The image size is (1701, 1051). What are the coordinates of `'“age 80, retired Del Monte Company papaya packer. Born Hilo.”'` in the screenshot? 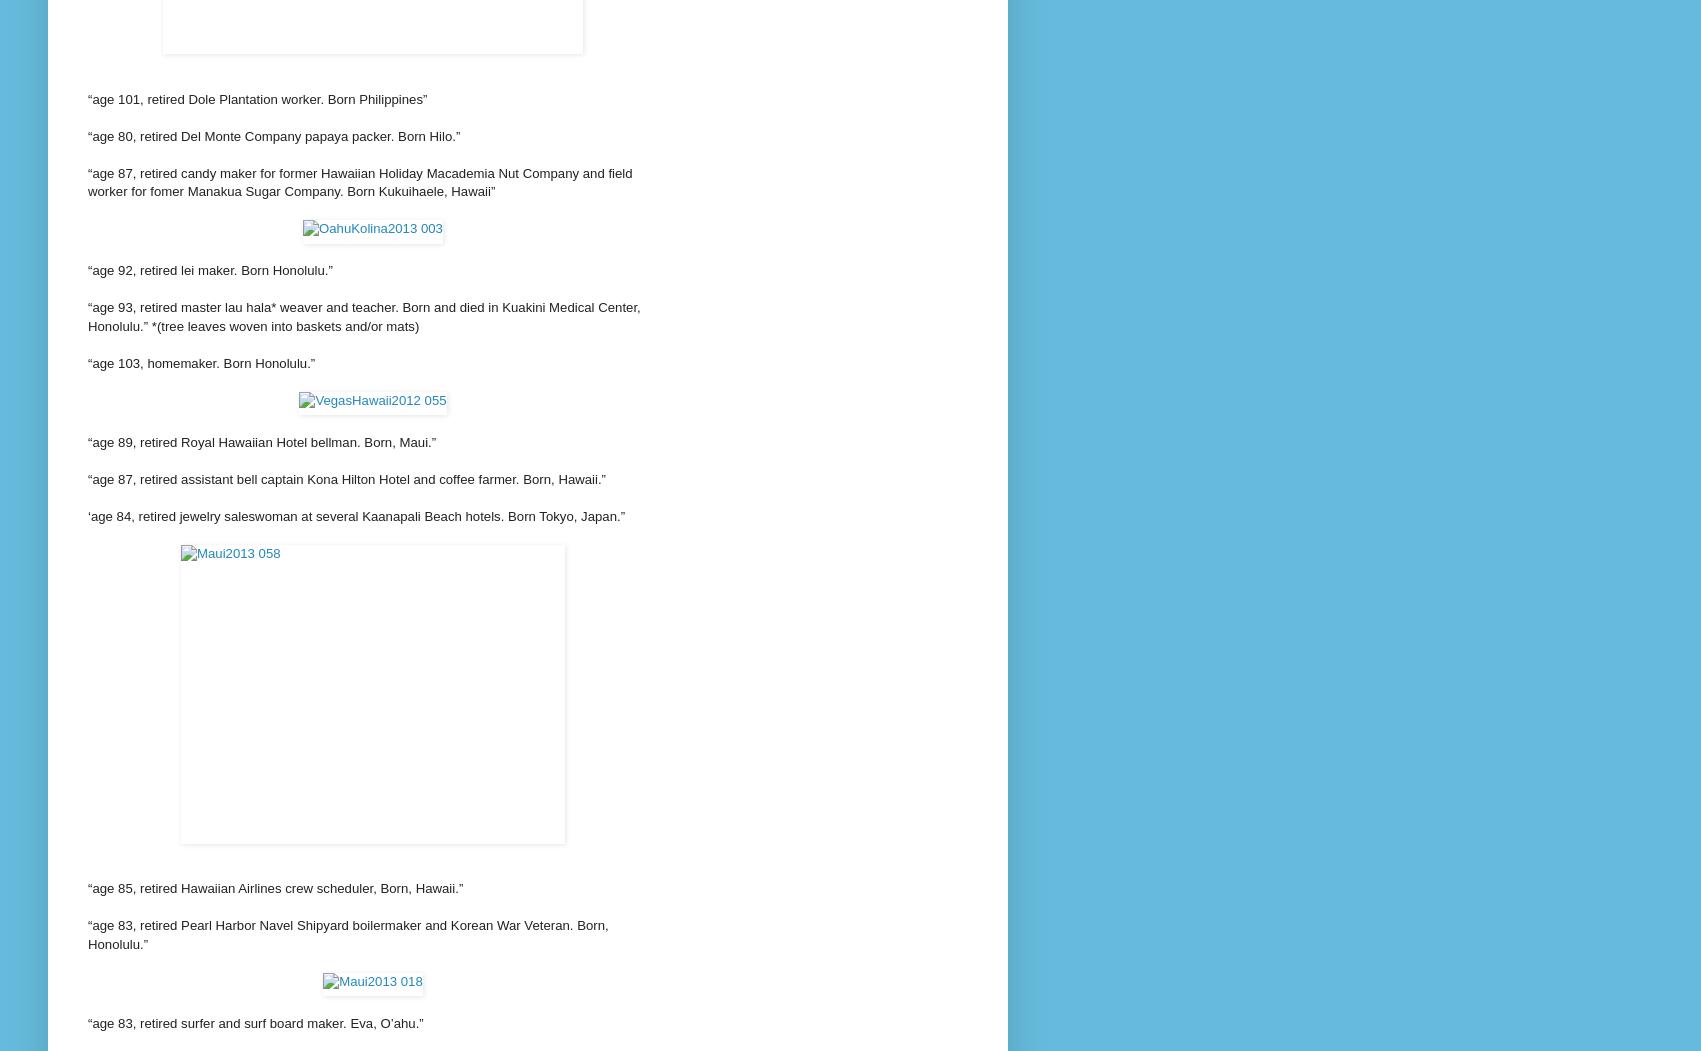 It's located at (274, 134).